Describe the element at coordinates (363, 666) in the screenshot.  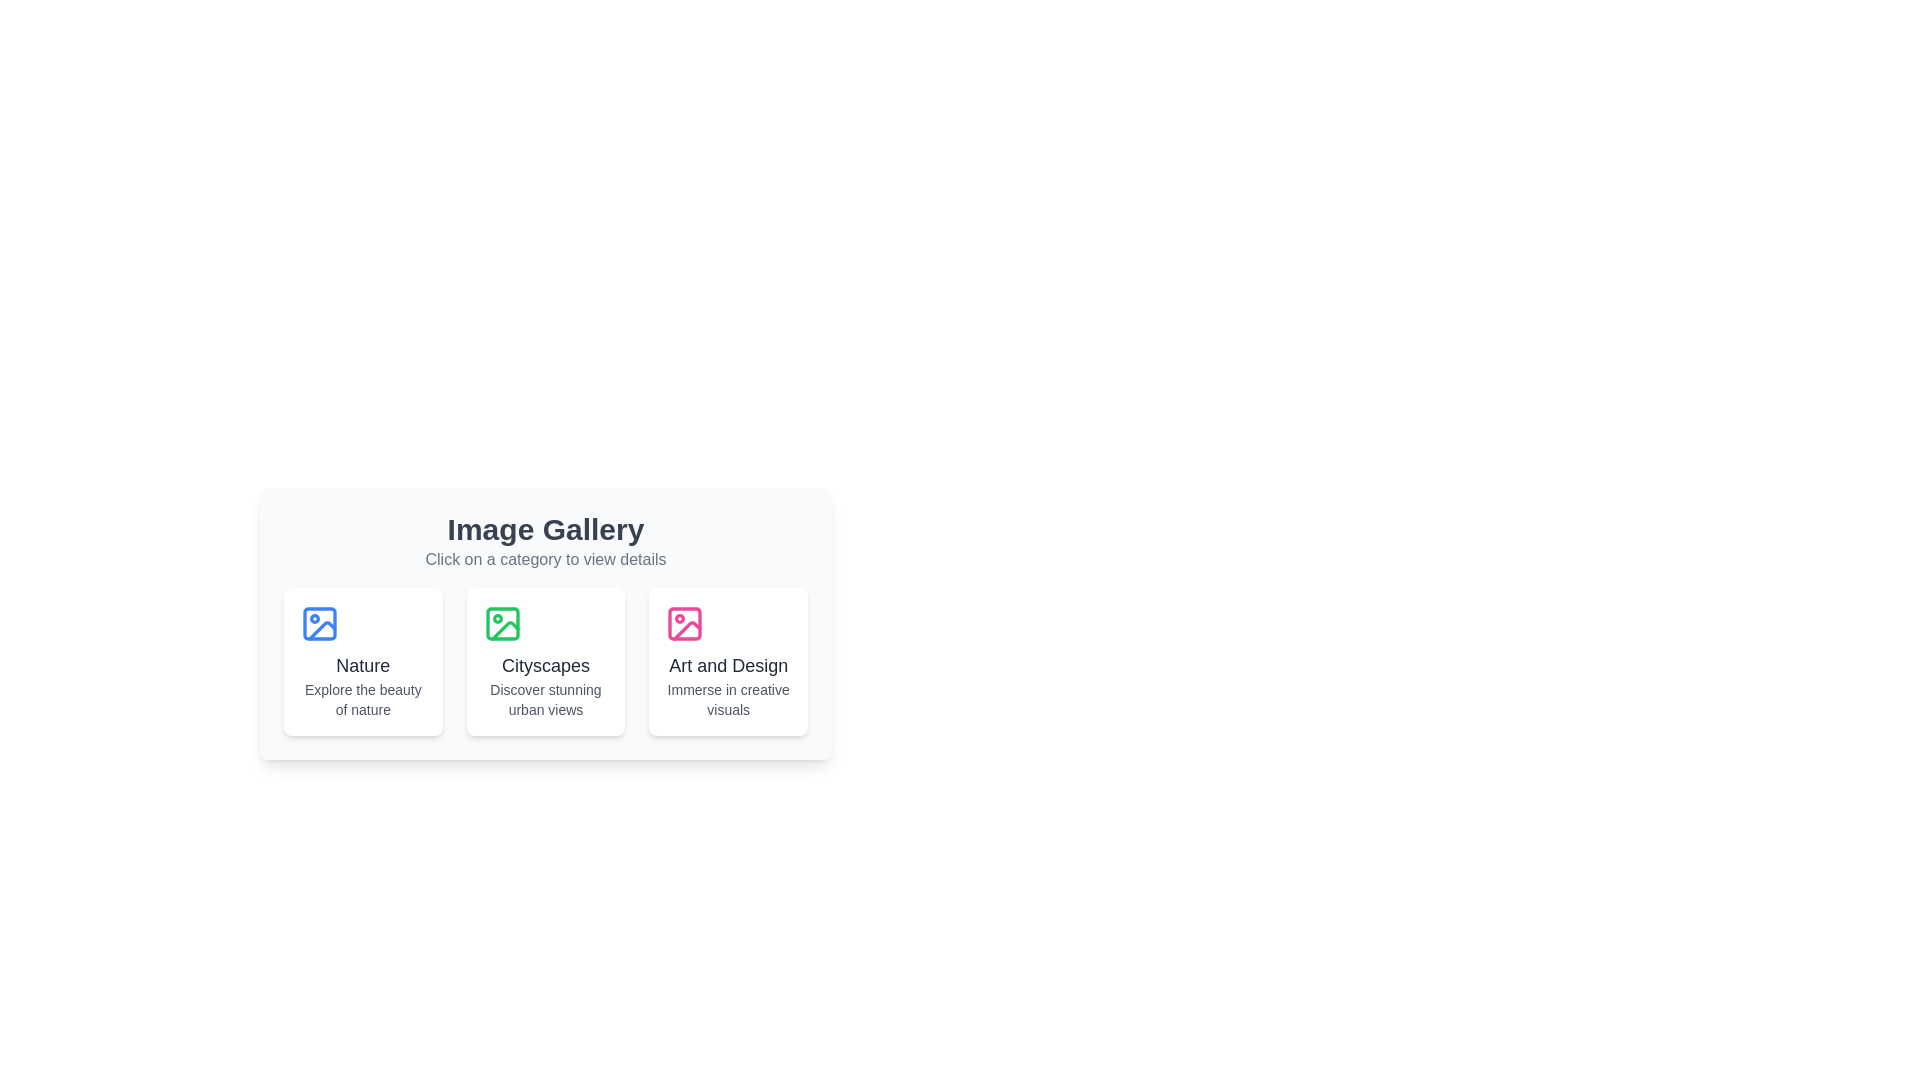
I see `title of the text label that serves as a heading for the card section related to 'Nature', positioned centrally below an image icon in the card under the header 'Image Gallery'` at that location.